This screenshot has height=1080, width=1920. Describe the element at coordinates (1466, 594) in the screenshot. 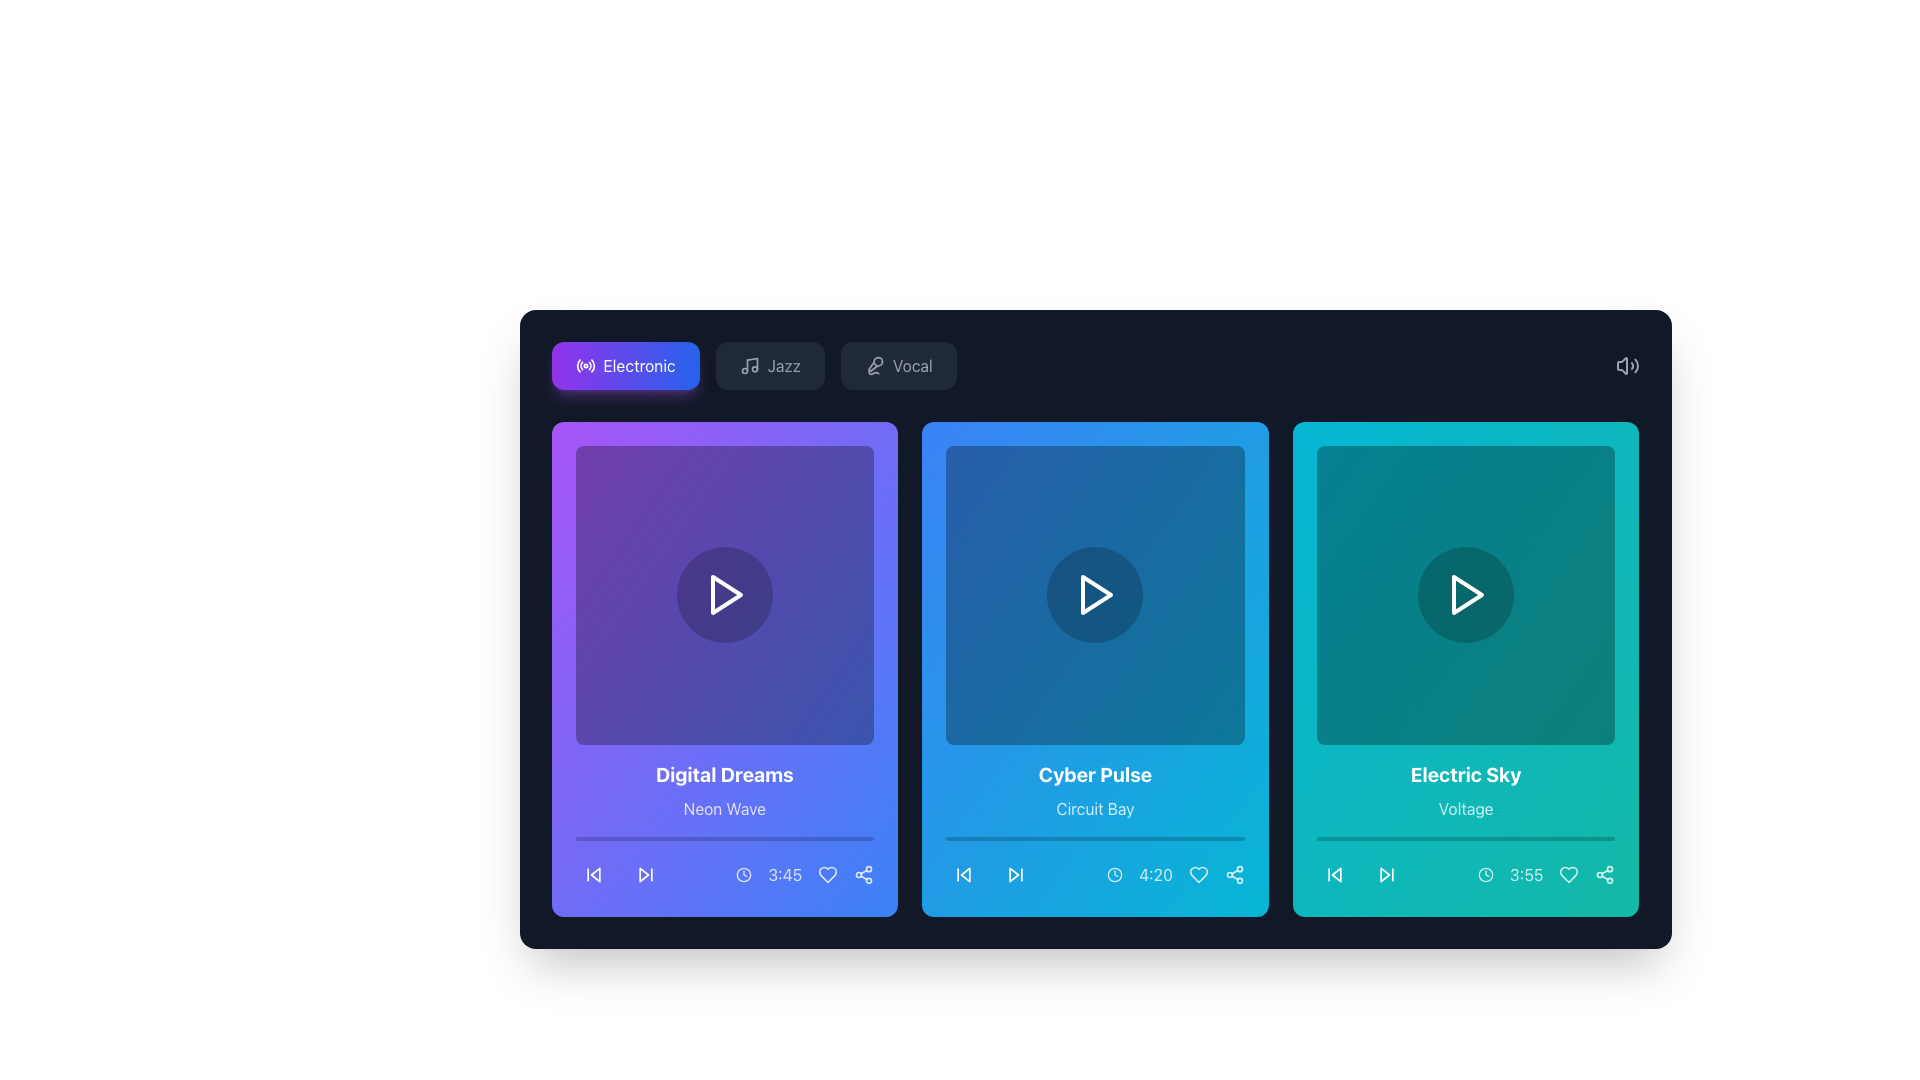

I see `the button with a white play icon centered in a gradient teal area, located in the third column of the card titled 'Electric Sky'` at that location.